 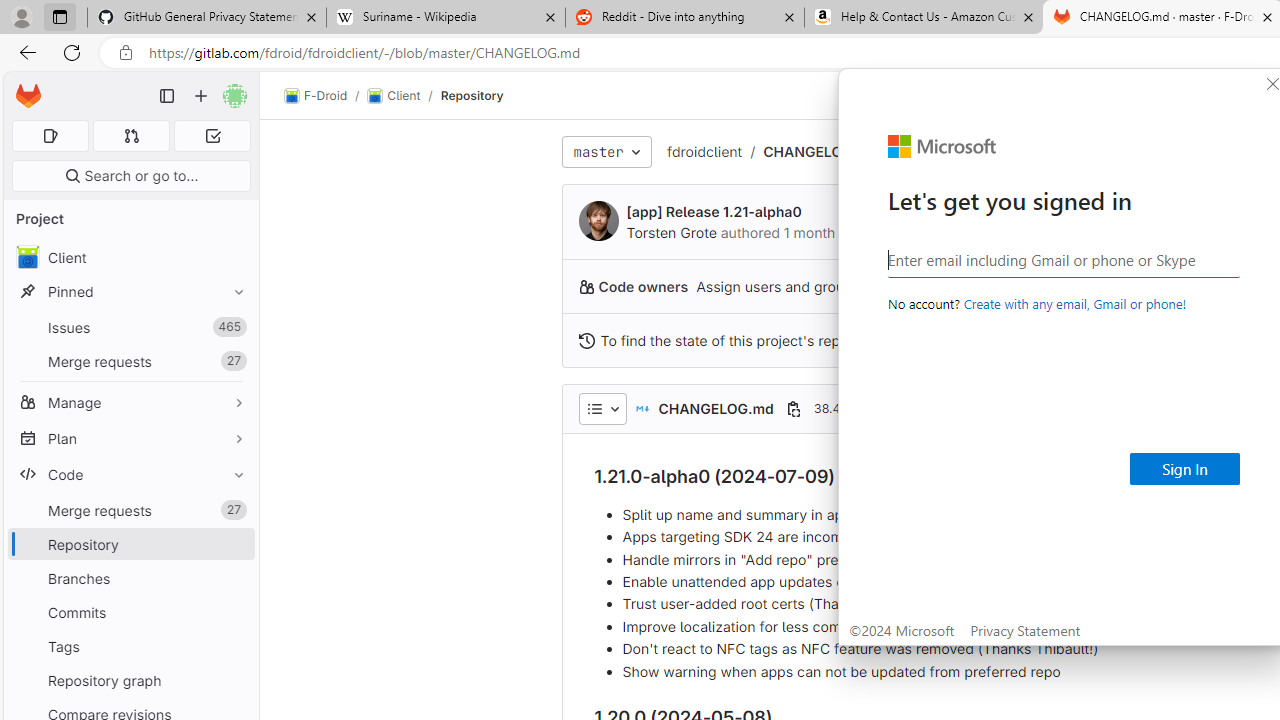 I want to click on 'Issues 465', so click(x=130, y=326).